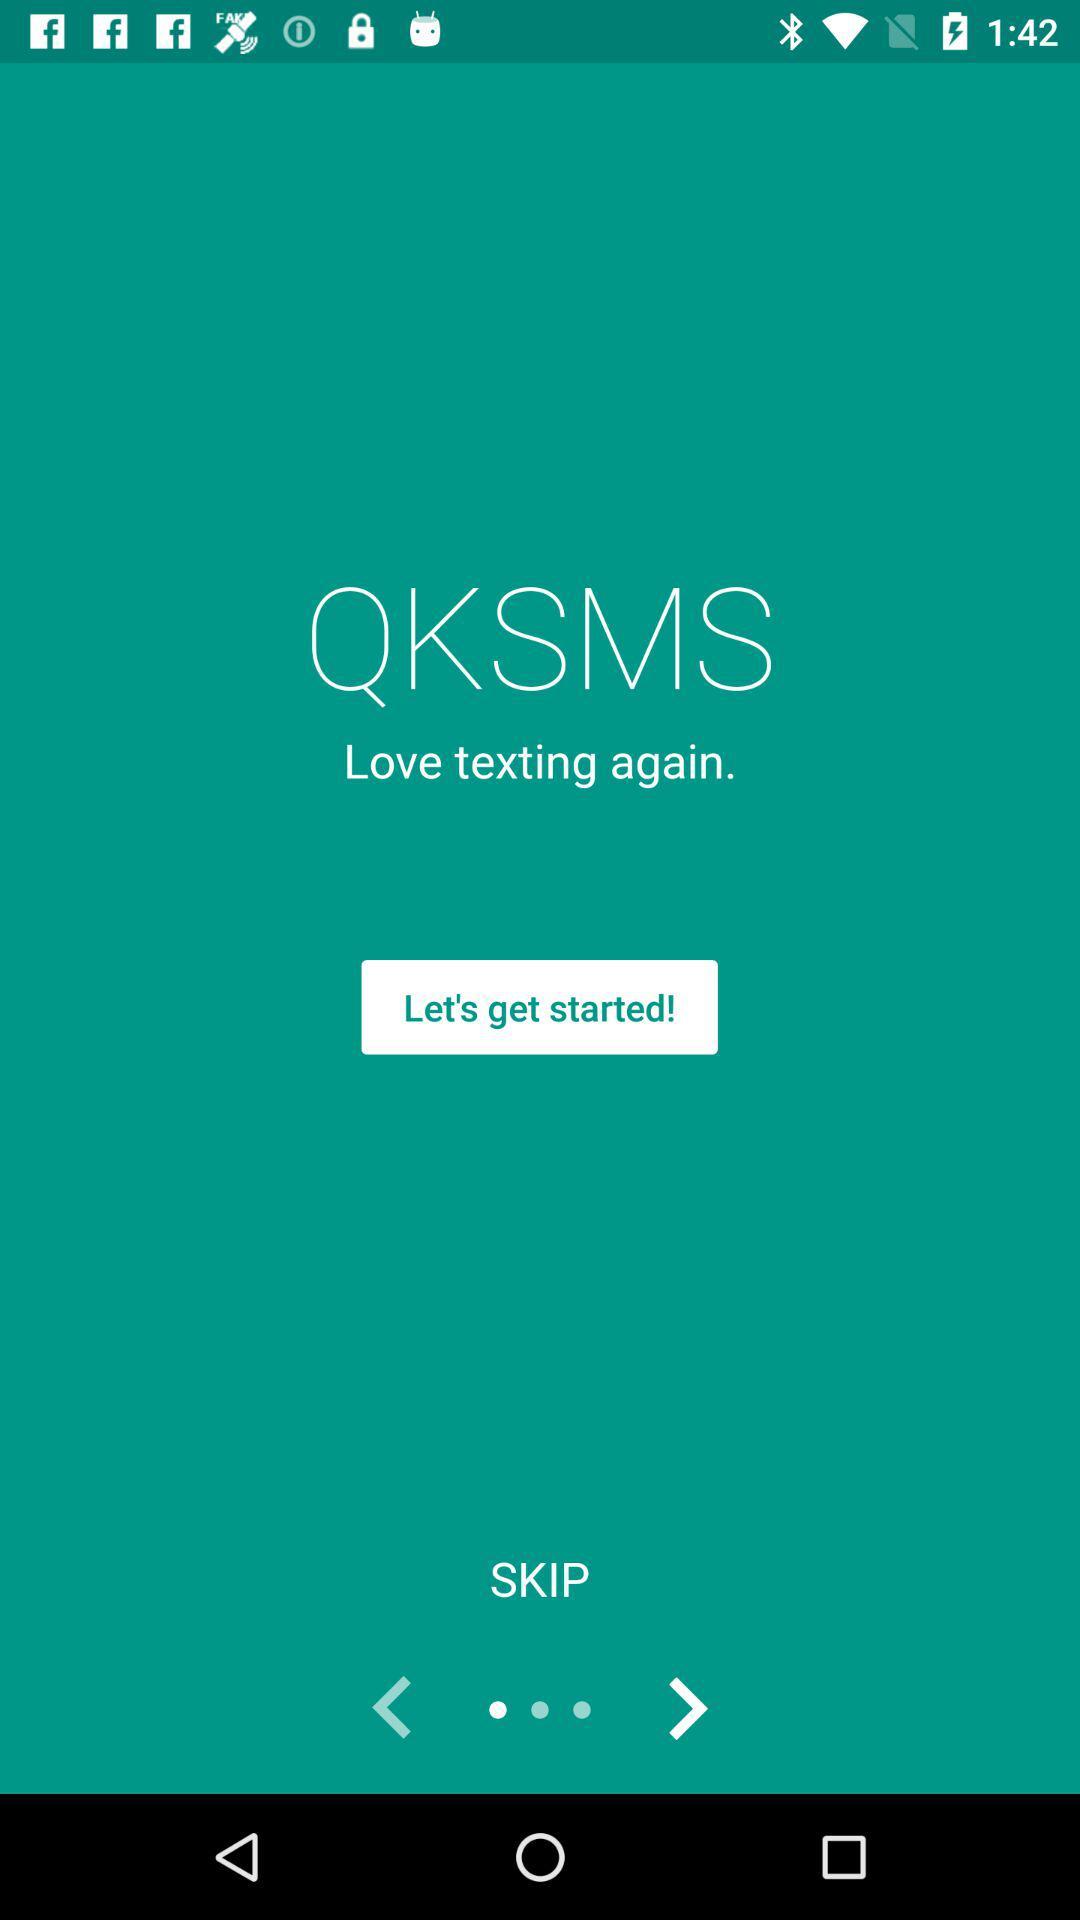 This screenshot has width=1080, height=1920. I want to click on icon below the let s get item, so click(540, 1577).